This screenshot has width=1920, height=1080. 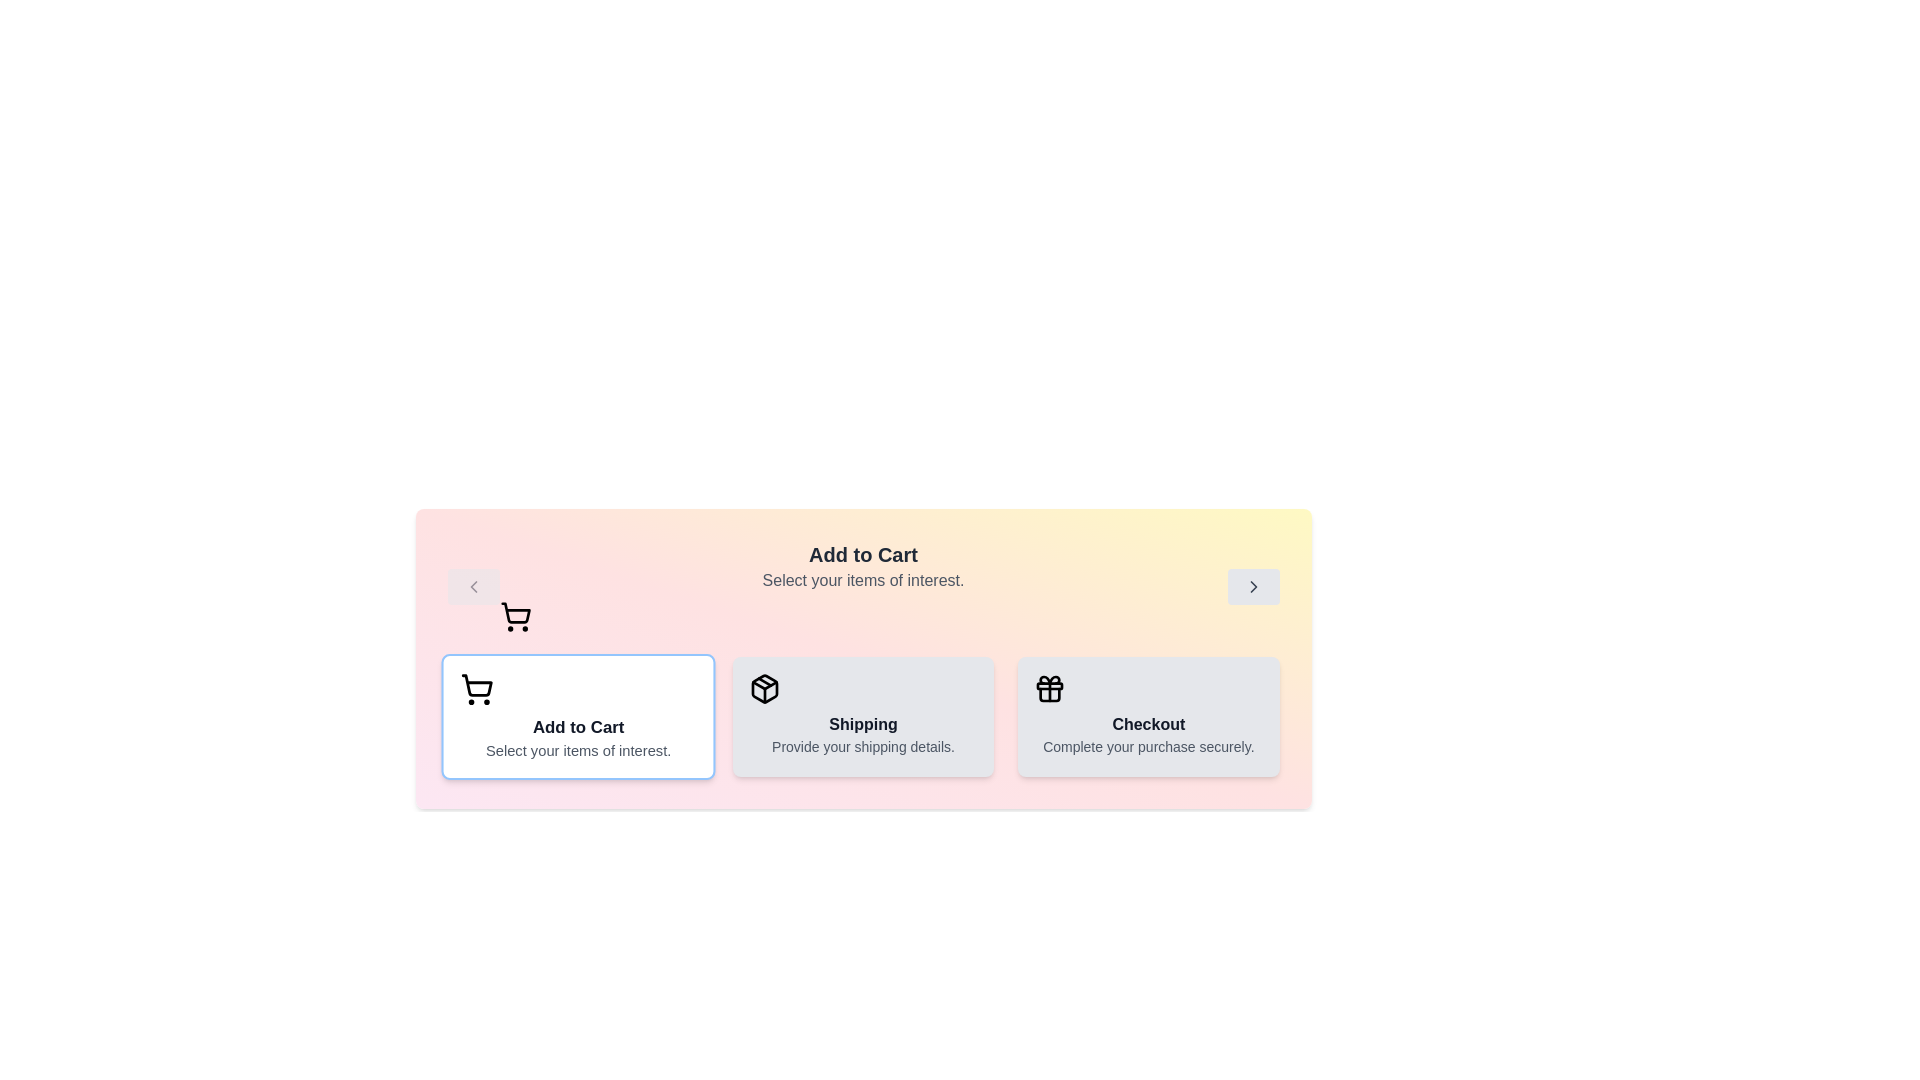 I want to click on the label that displays 'Add to Cart' with the description 'Select your items of interest.' which is centrally located above the selectable boxes, so click(x=863, y=585).